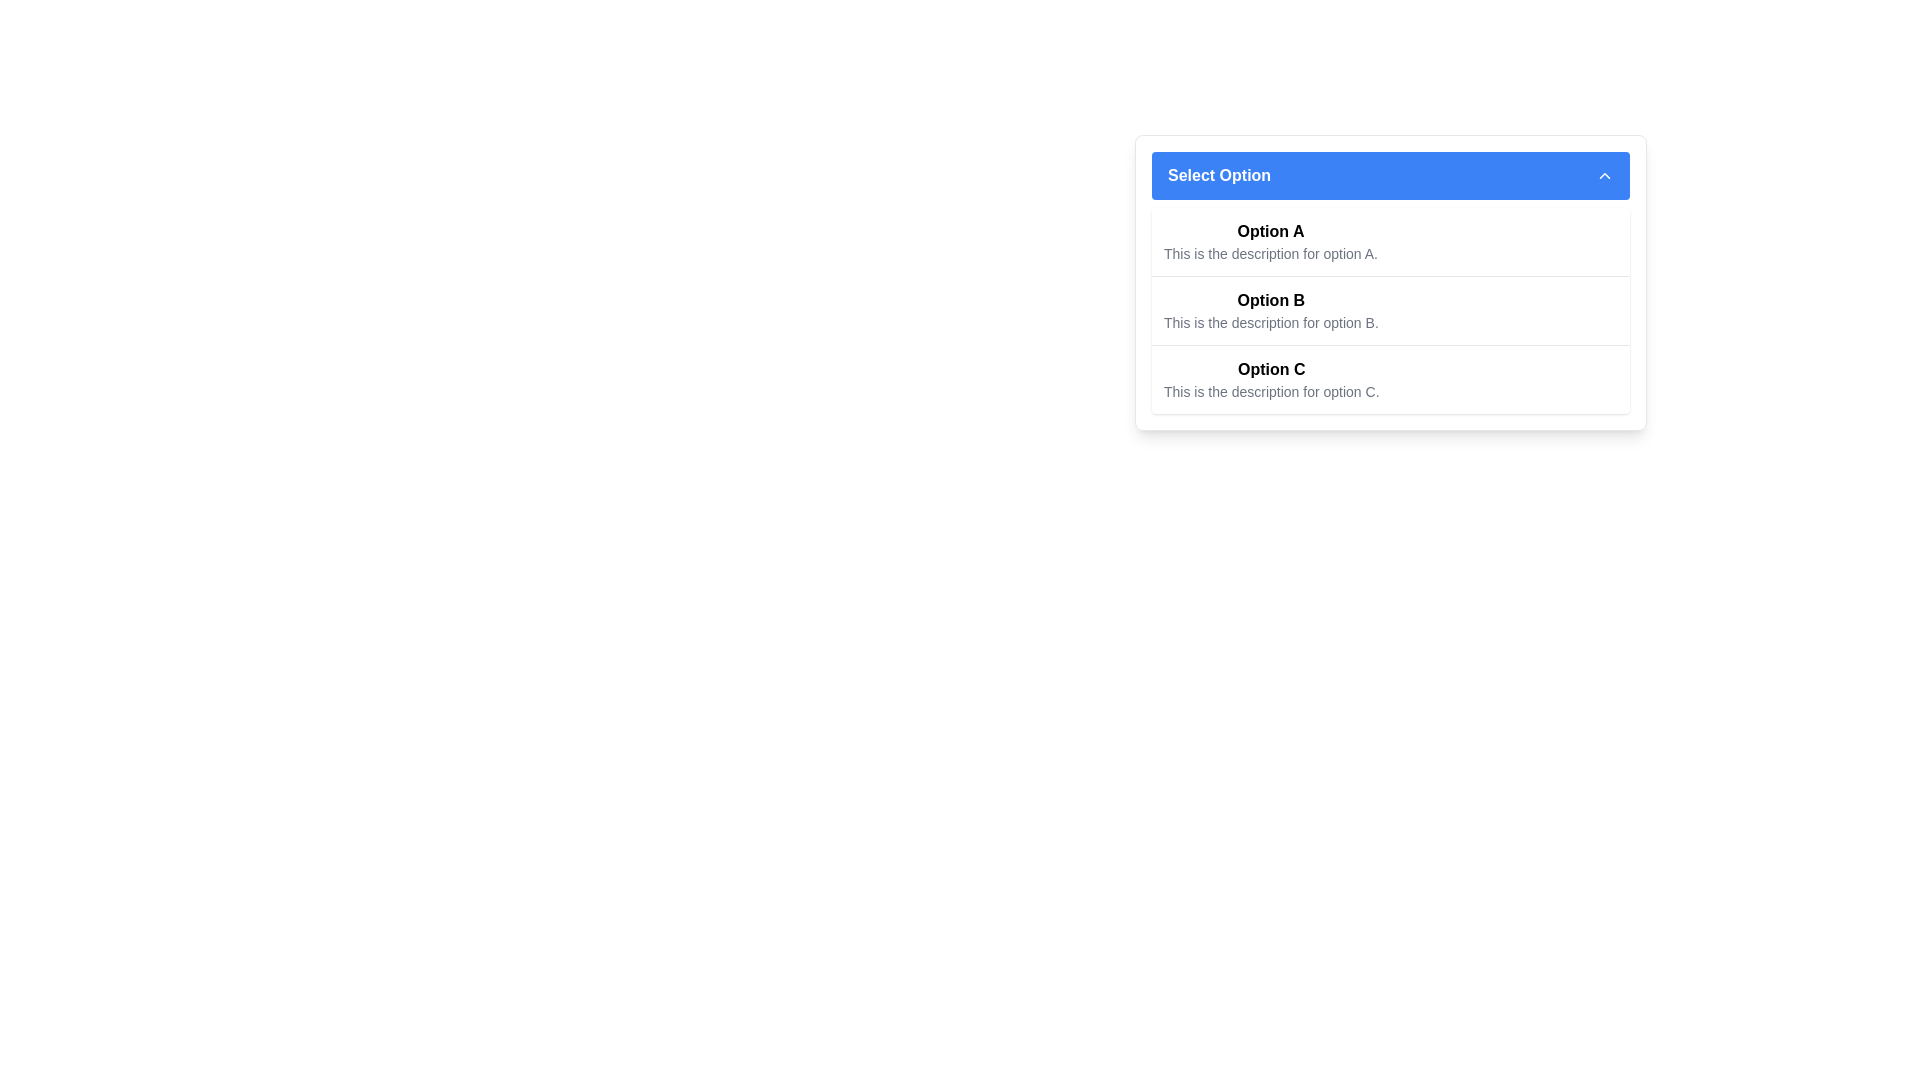 The width and height of the screenshot is (1920, 1080). Describe the element at coordinates (1270, 241) in the screenshot. I see `the first option labeled 'Option A' in the dropdown menu below the blue header stating 'Select Option'` at that location.